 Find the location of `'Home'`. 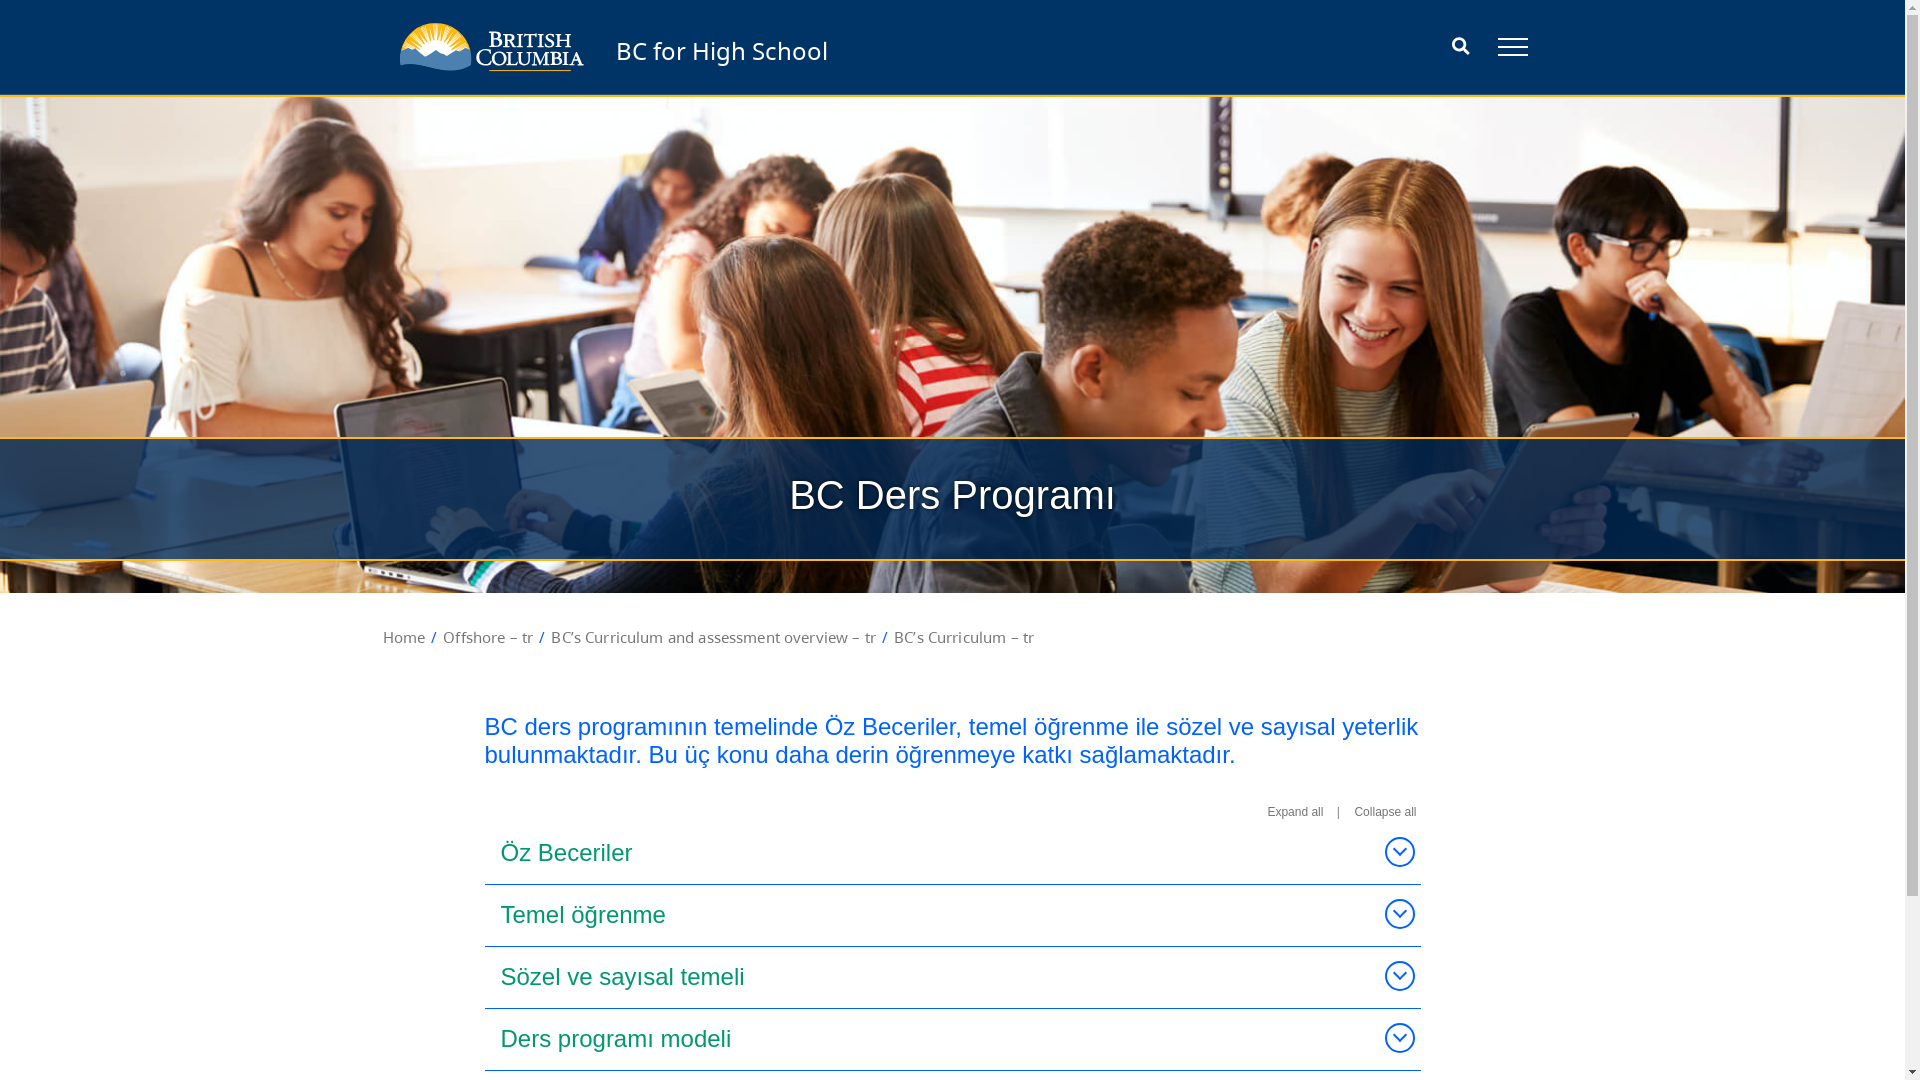

'Home' is located at coordinates (382, 636).